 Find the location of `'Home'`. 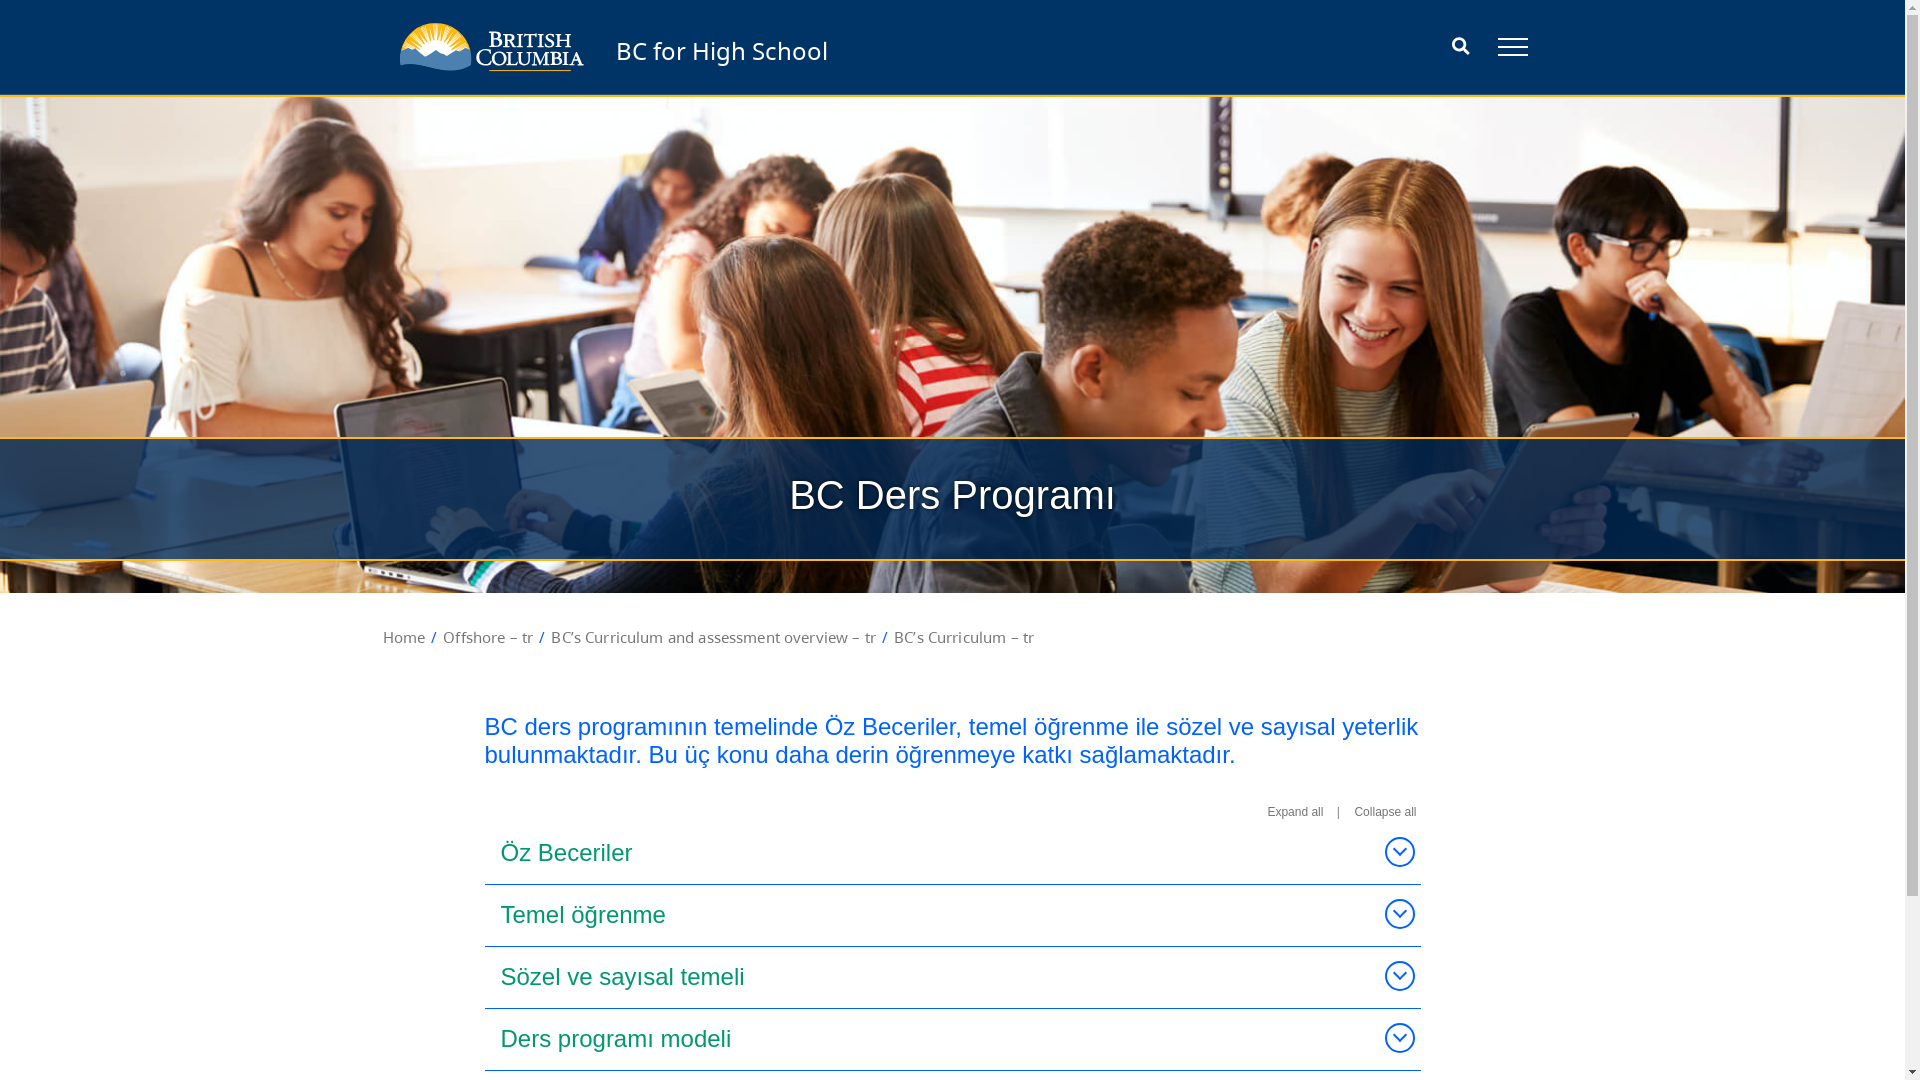

'Home' is located at coordinates (382, 636).